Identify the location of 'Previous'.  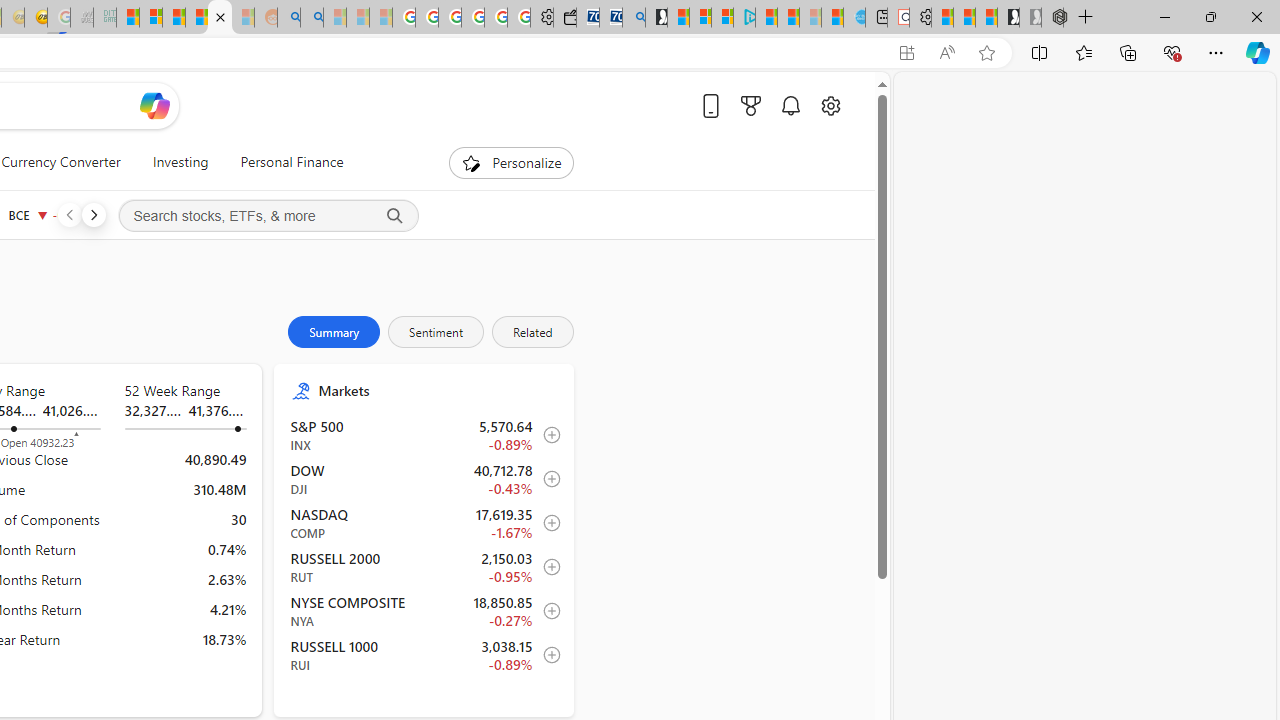
(69, 214).